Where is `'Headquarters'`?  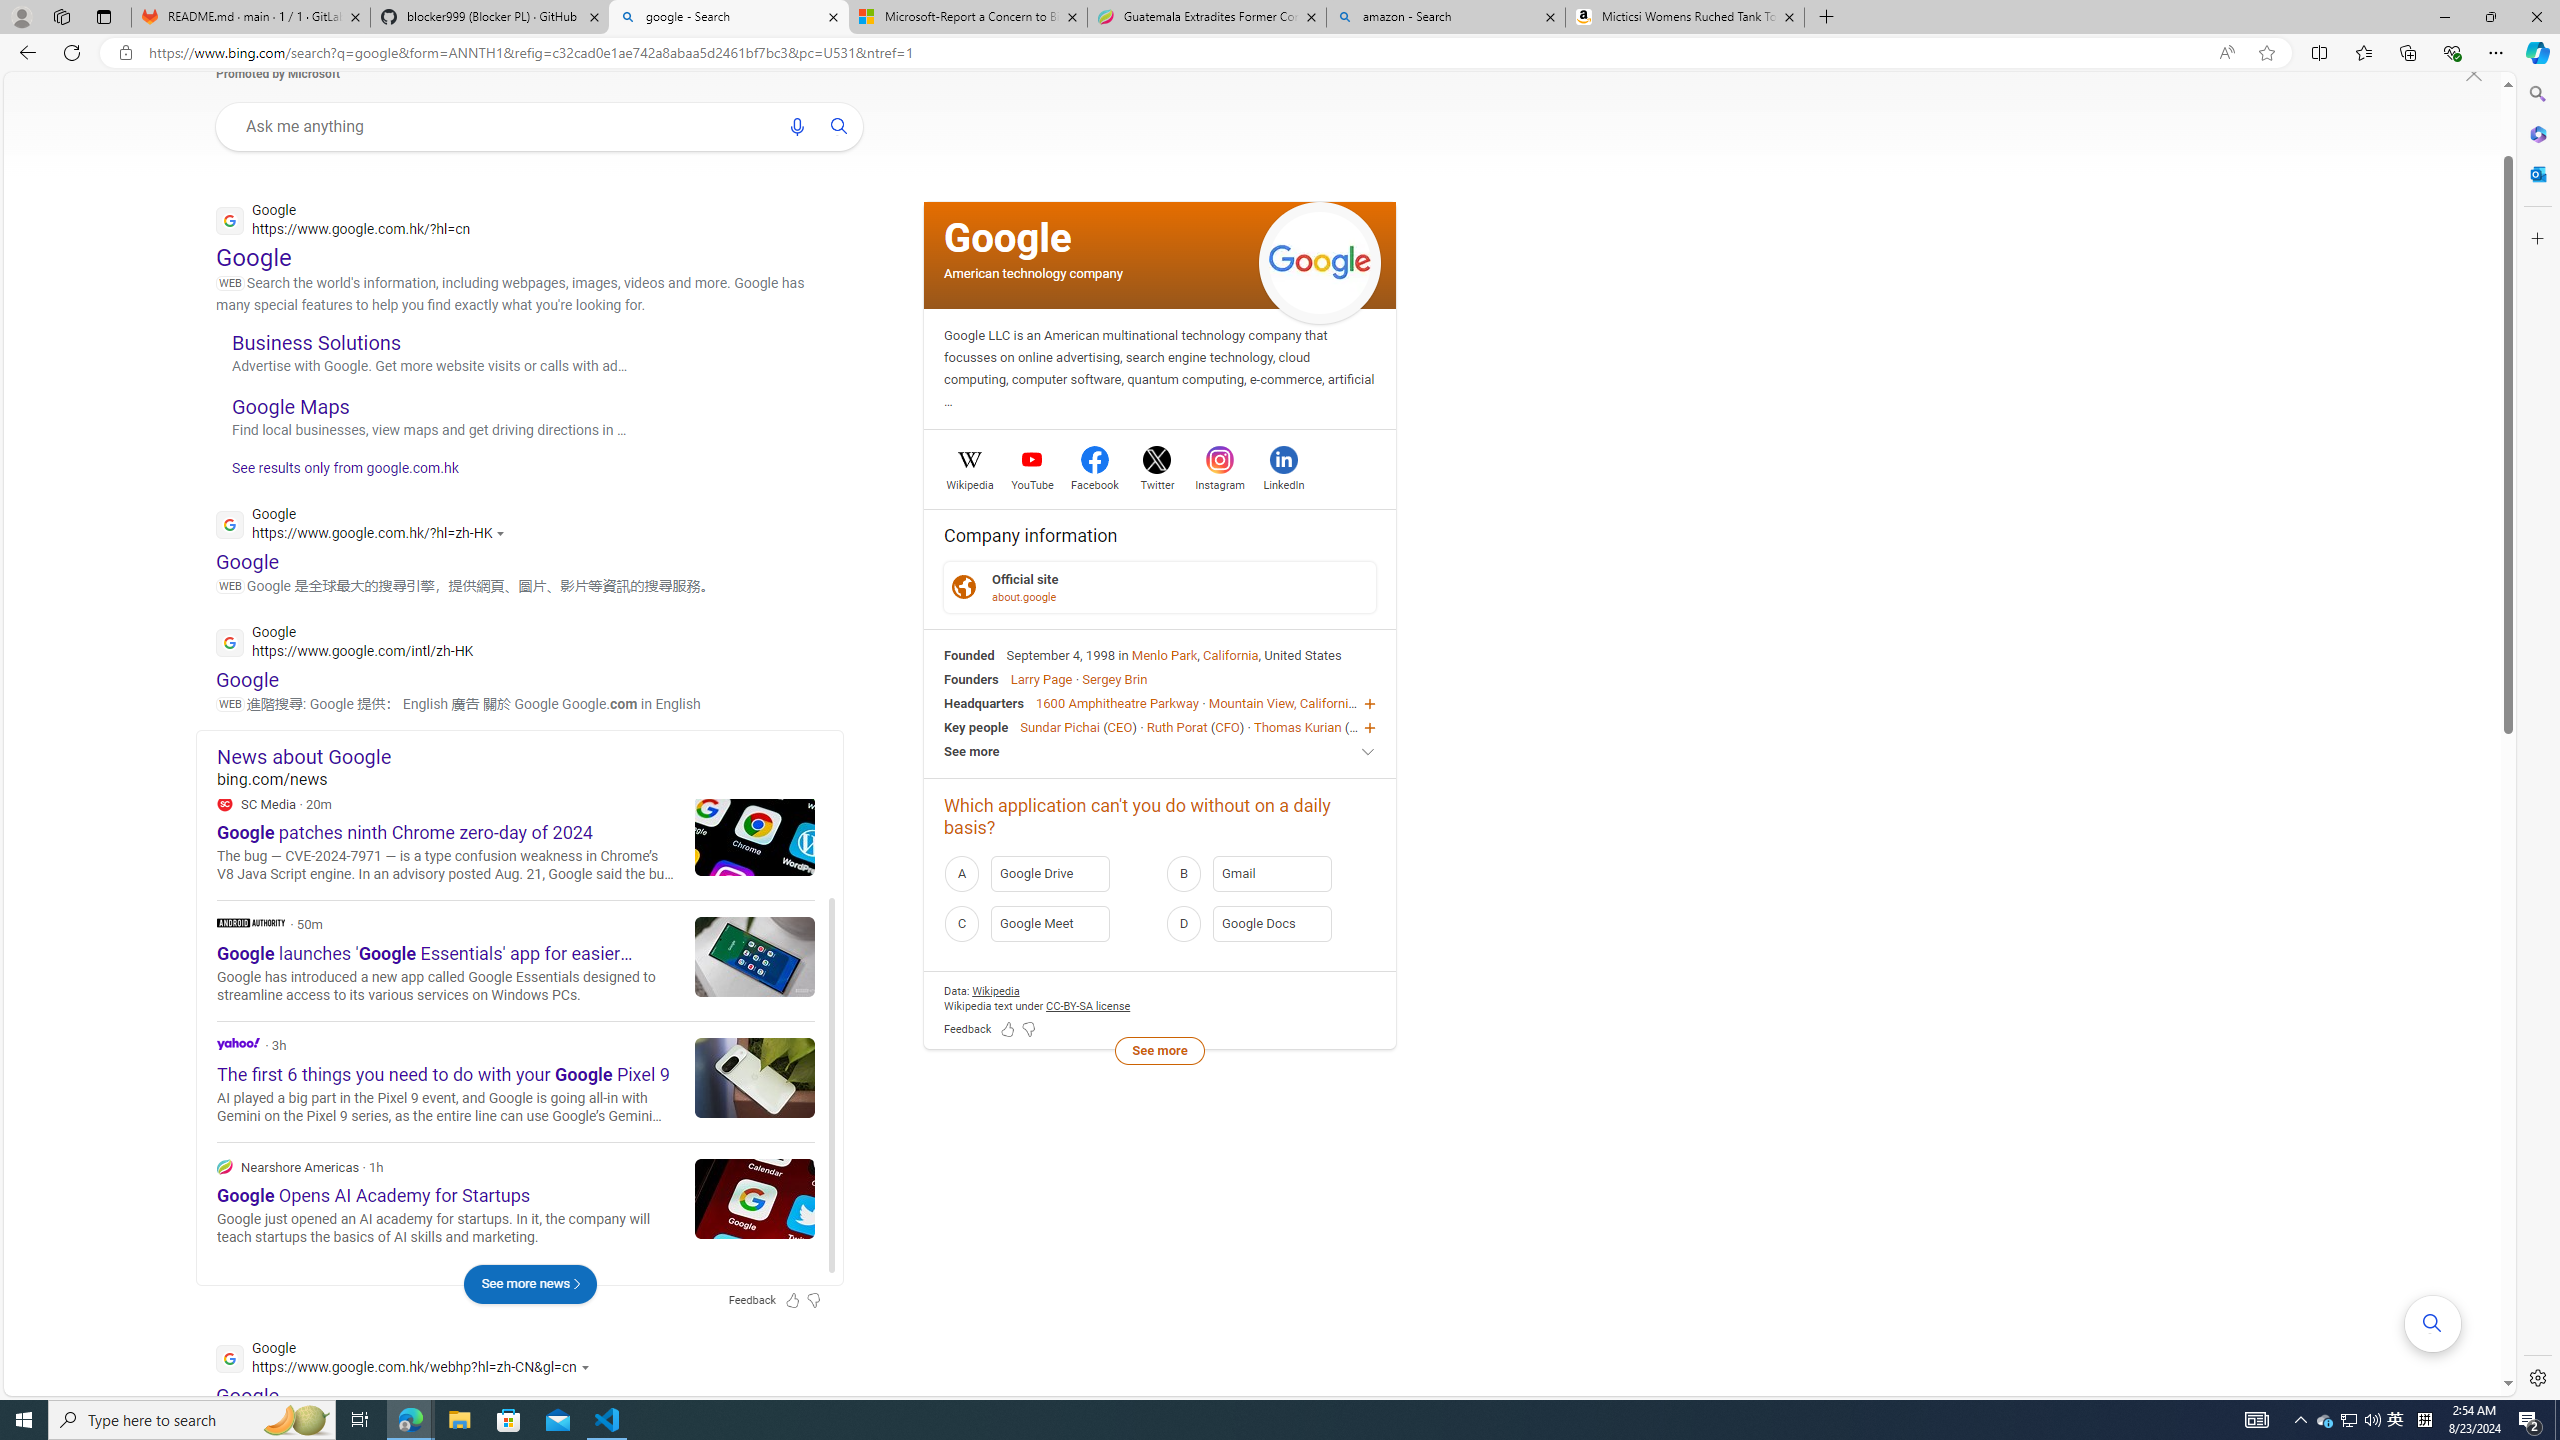 'Headquarters' is located at coordinates (983, 702).